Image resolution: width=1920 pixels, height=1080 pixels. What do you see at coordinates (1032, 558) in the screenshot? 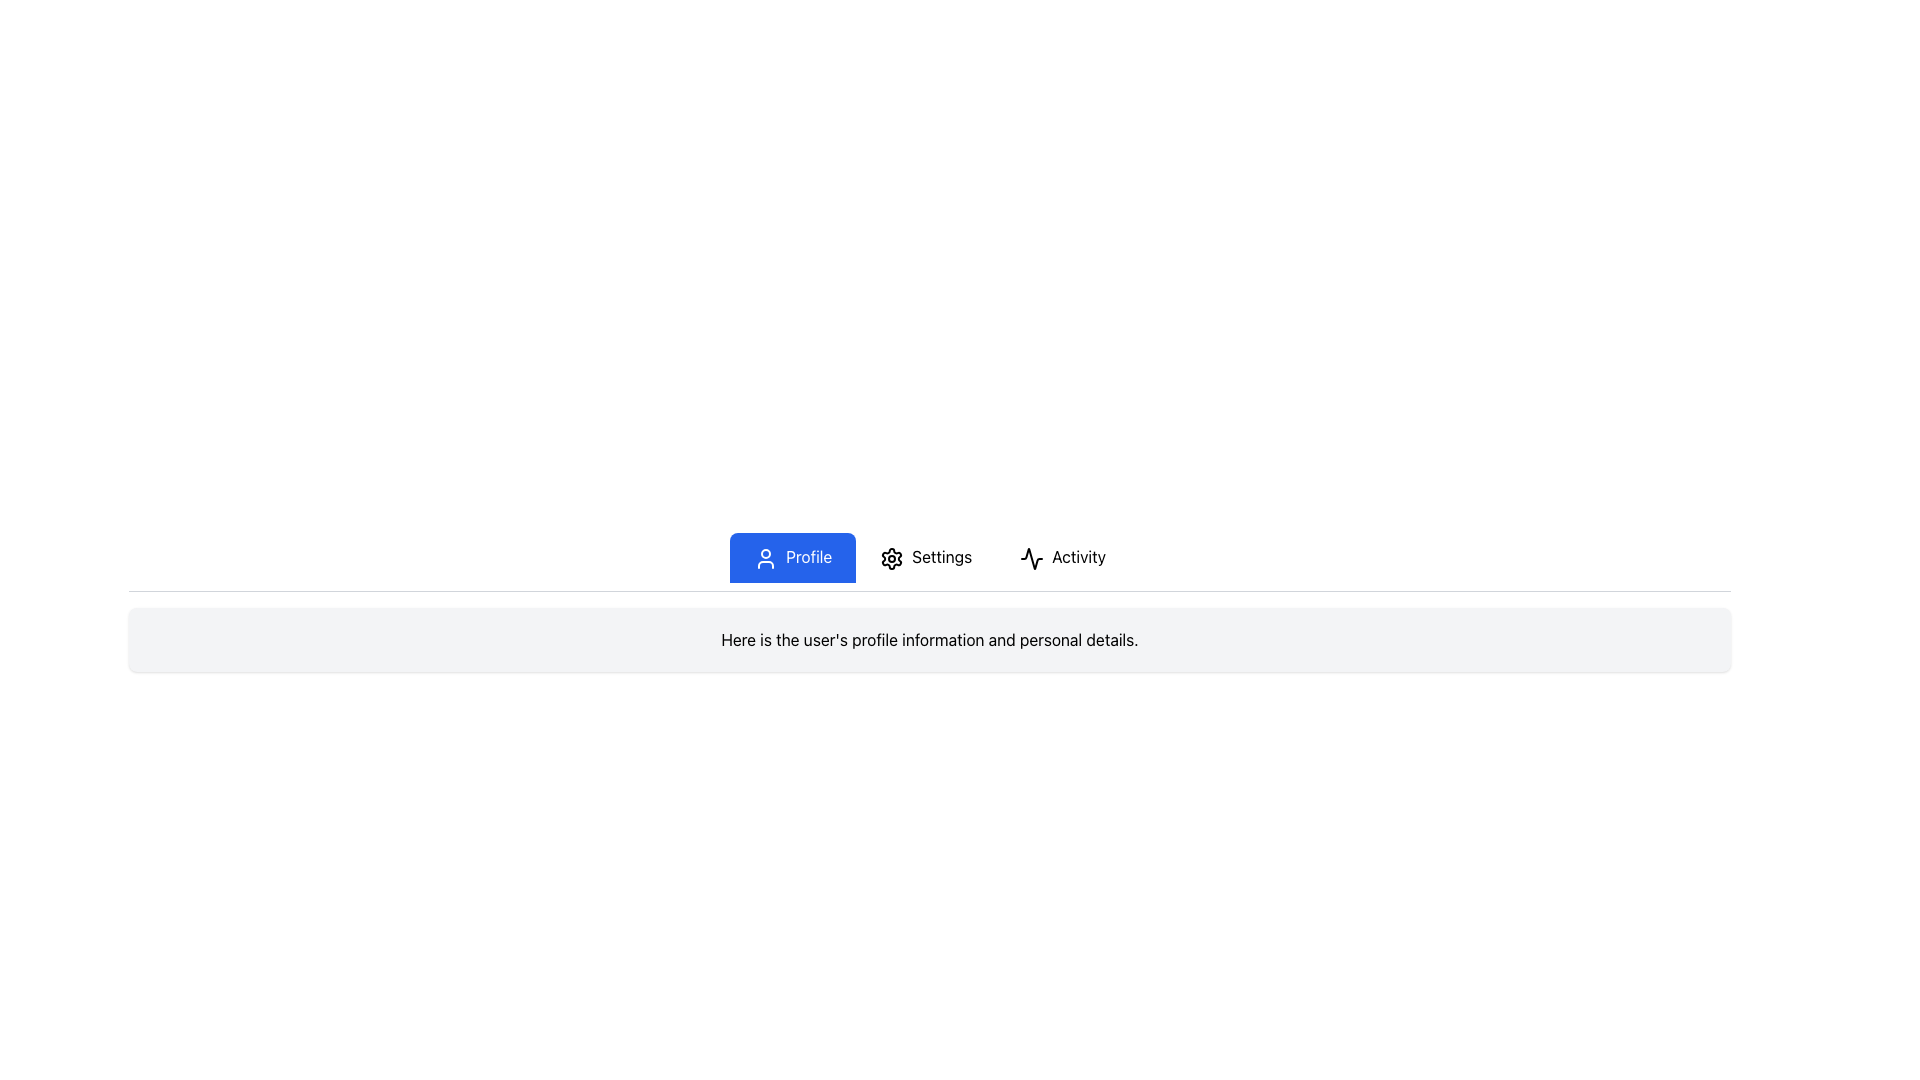
I see `the line graph-like icon next to the 'Activity' text label` at bounding box center [1032, 558].